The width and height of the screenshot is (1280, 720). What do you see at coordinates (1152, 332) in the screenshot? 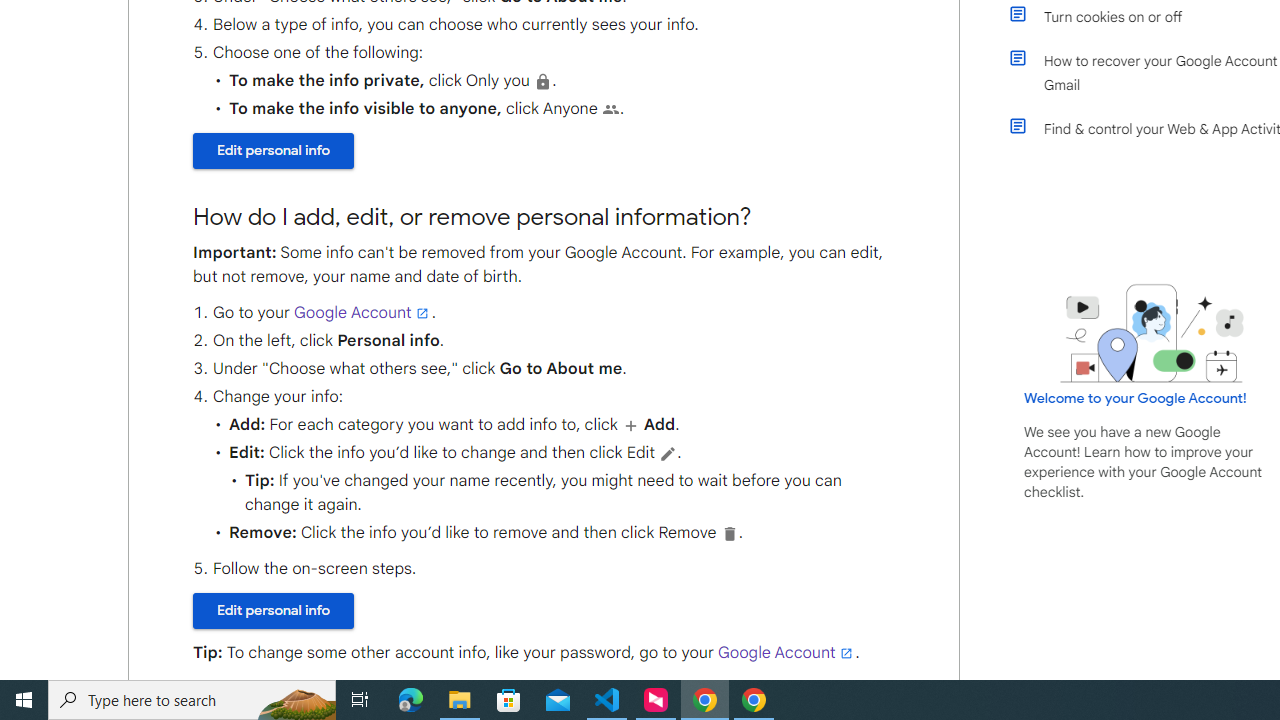
I see `'Learning Center home page image'` at bounding box center [1152, 332].